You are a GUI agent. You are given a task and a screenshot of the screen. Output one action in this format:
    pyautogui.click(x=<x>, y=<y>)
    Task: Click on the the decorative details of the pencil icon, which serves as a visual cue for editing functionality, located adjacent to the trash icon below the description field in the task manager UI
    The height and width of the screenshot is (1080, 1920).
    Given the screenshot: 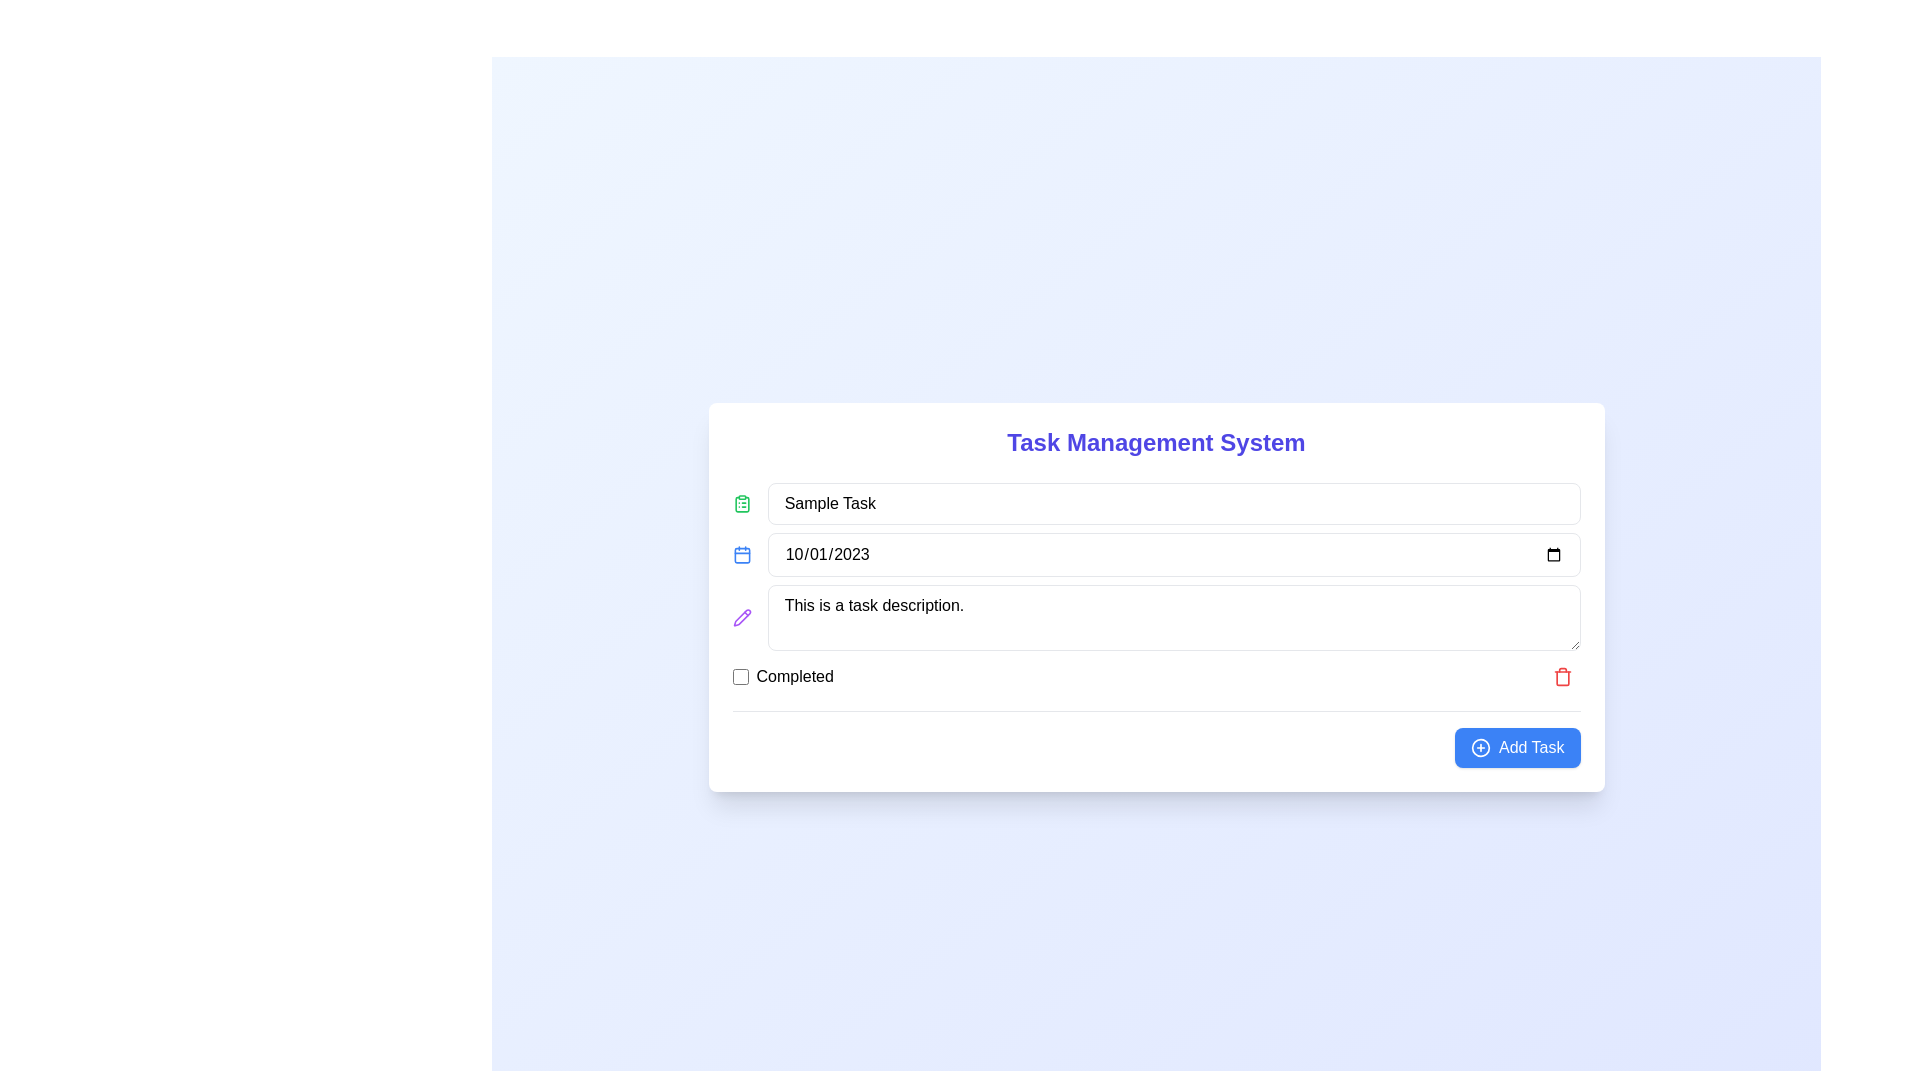 What is the action you would take?
    pyautogui.click(x=741, y=616)
    